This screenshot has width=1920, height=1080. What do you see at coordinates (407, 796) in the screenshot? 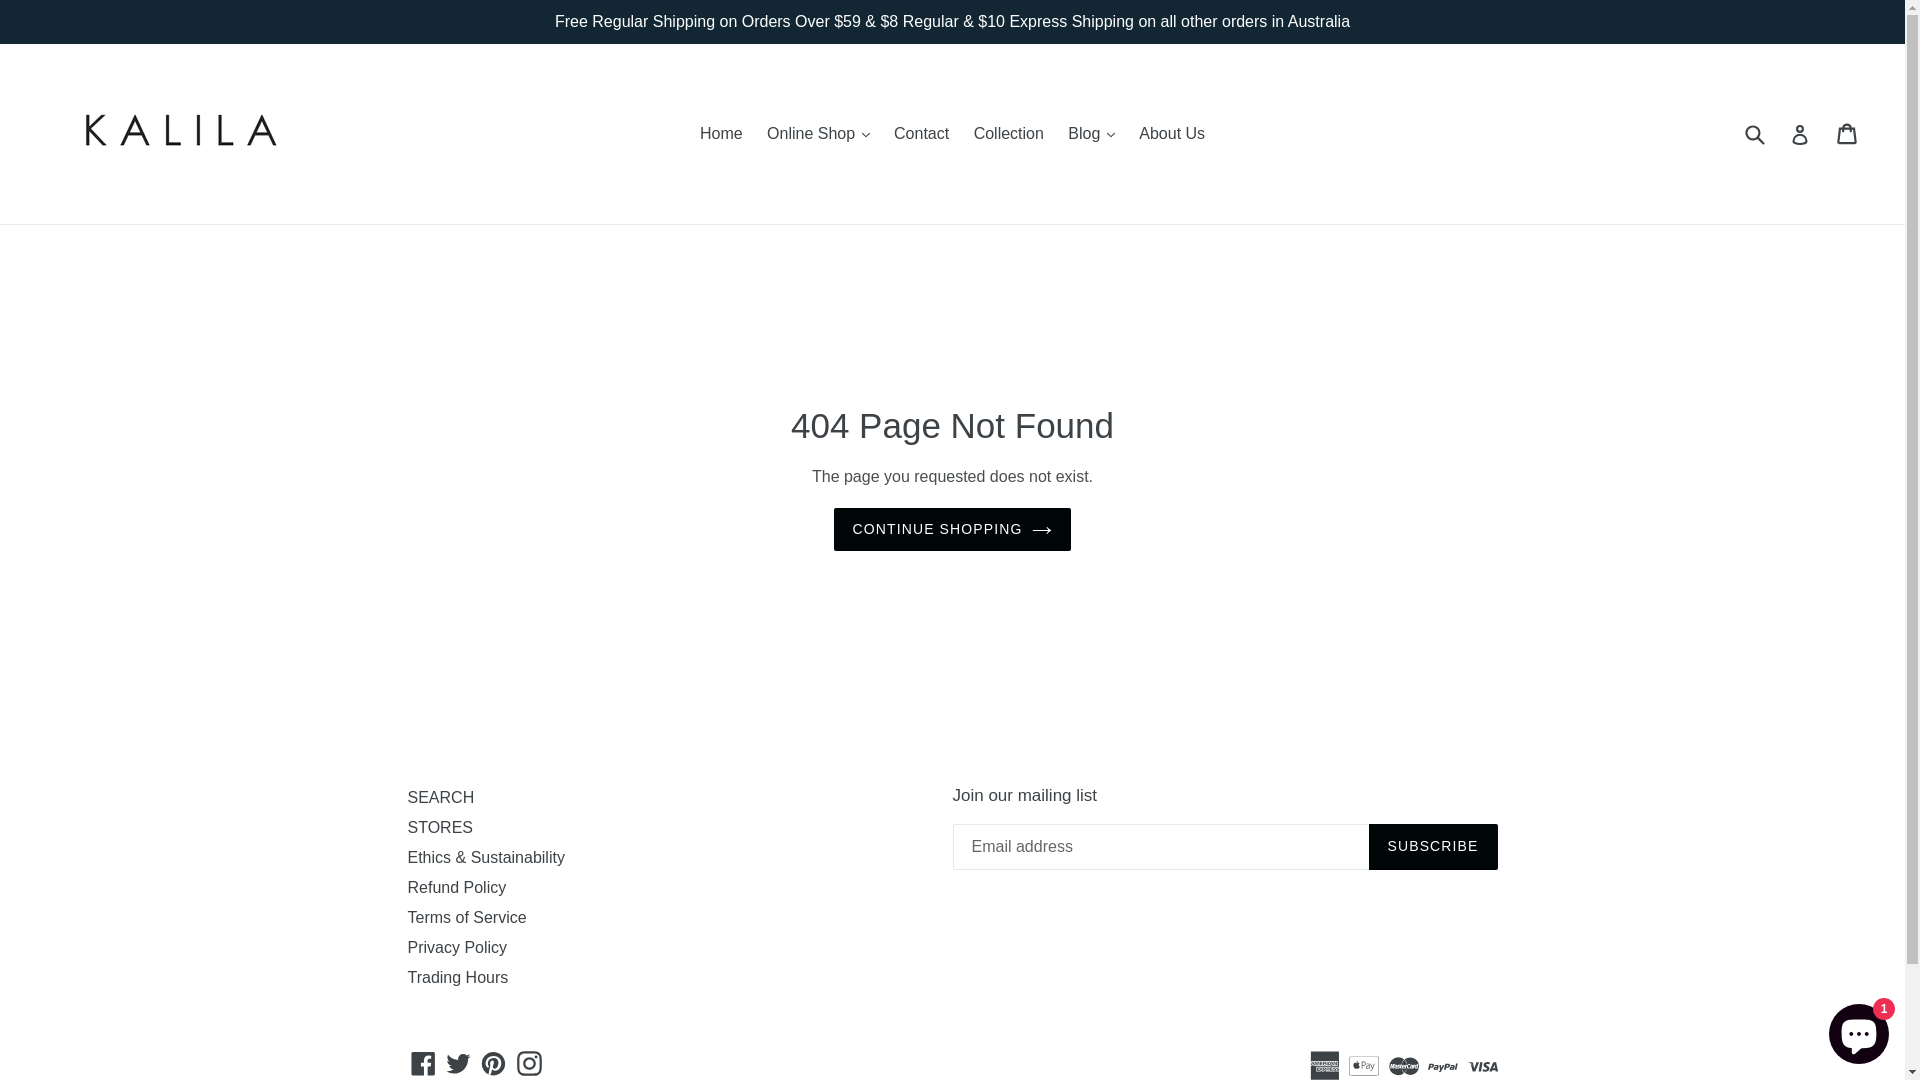
I see `'SEARCH'` at bounding box center [407, 796].